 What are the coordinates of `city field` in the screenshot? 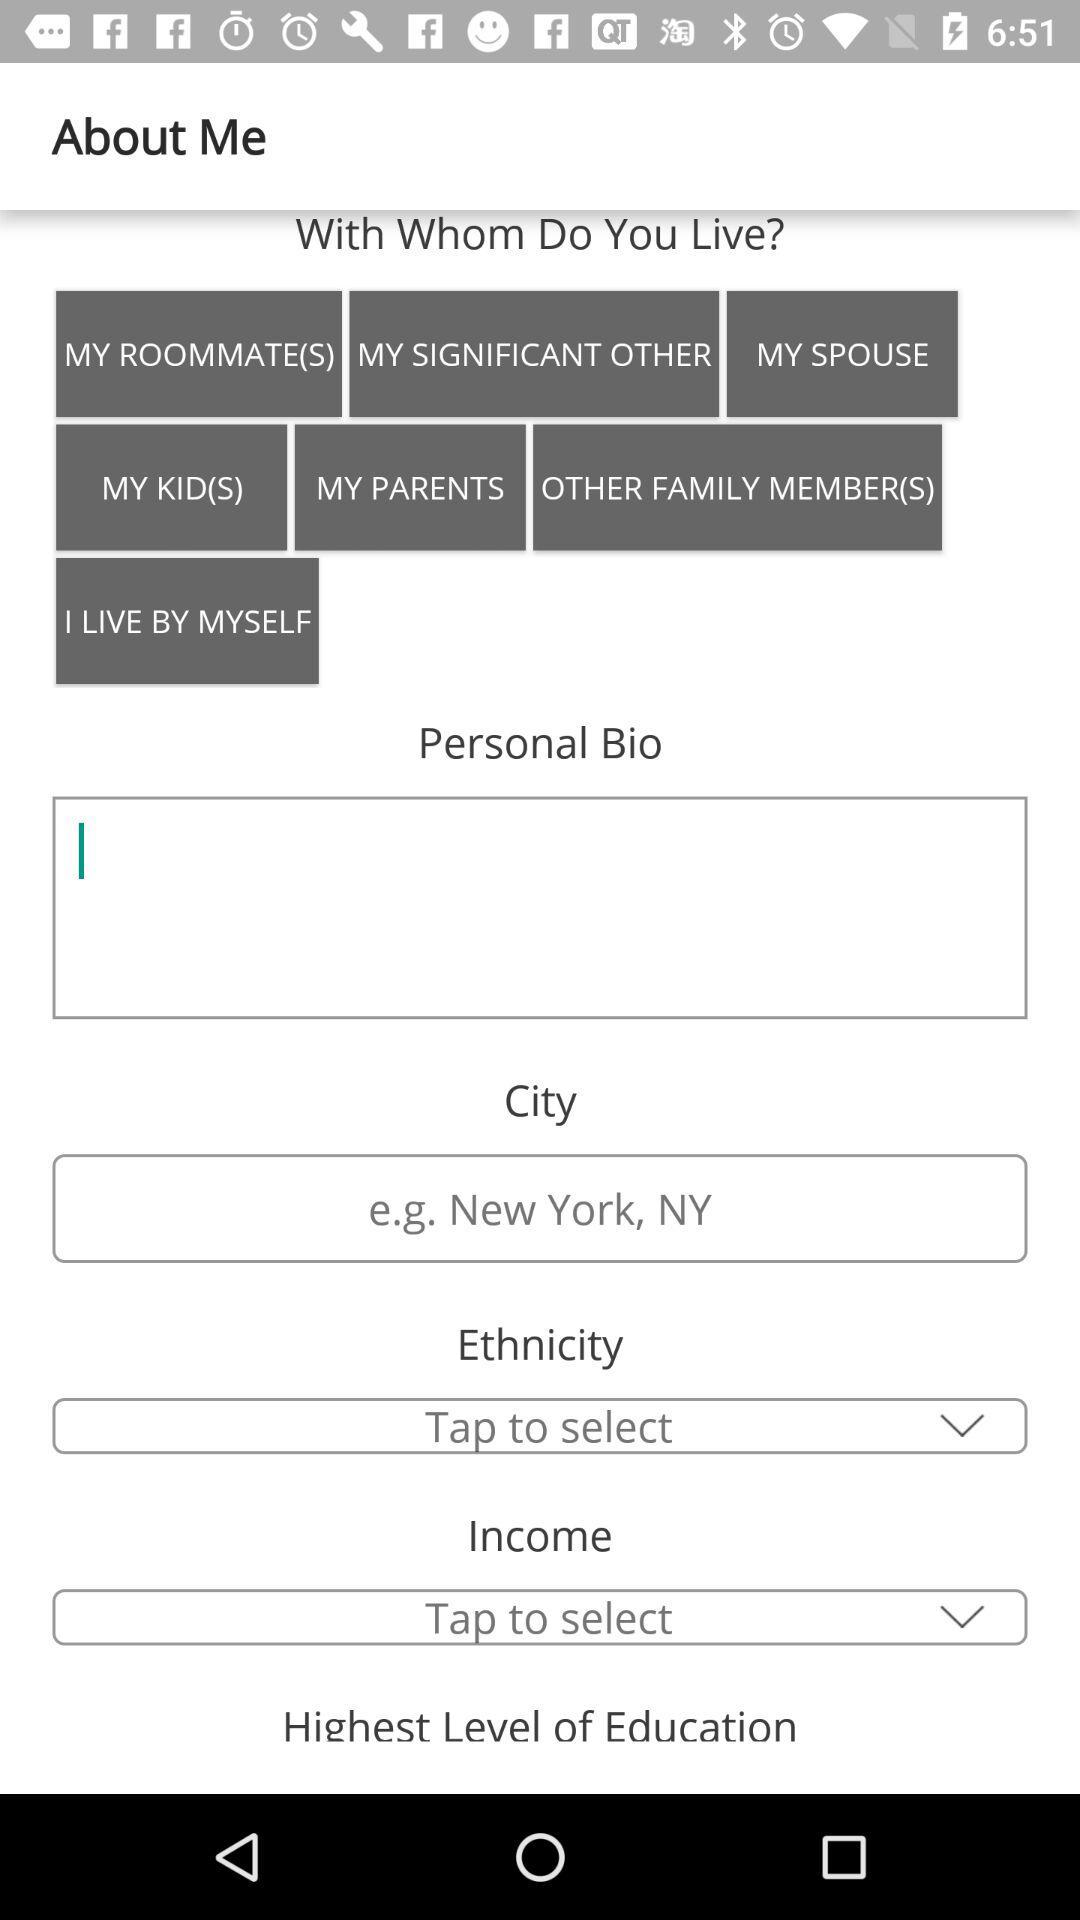 It's located at (540, 1207).